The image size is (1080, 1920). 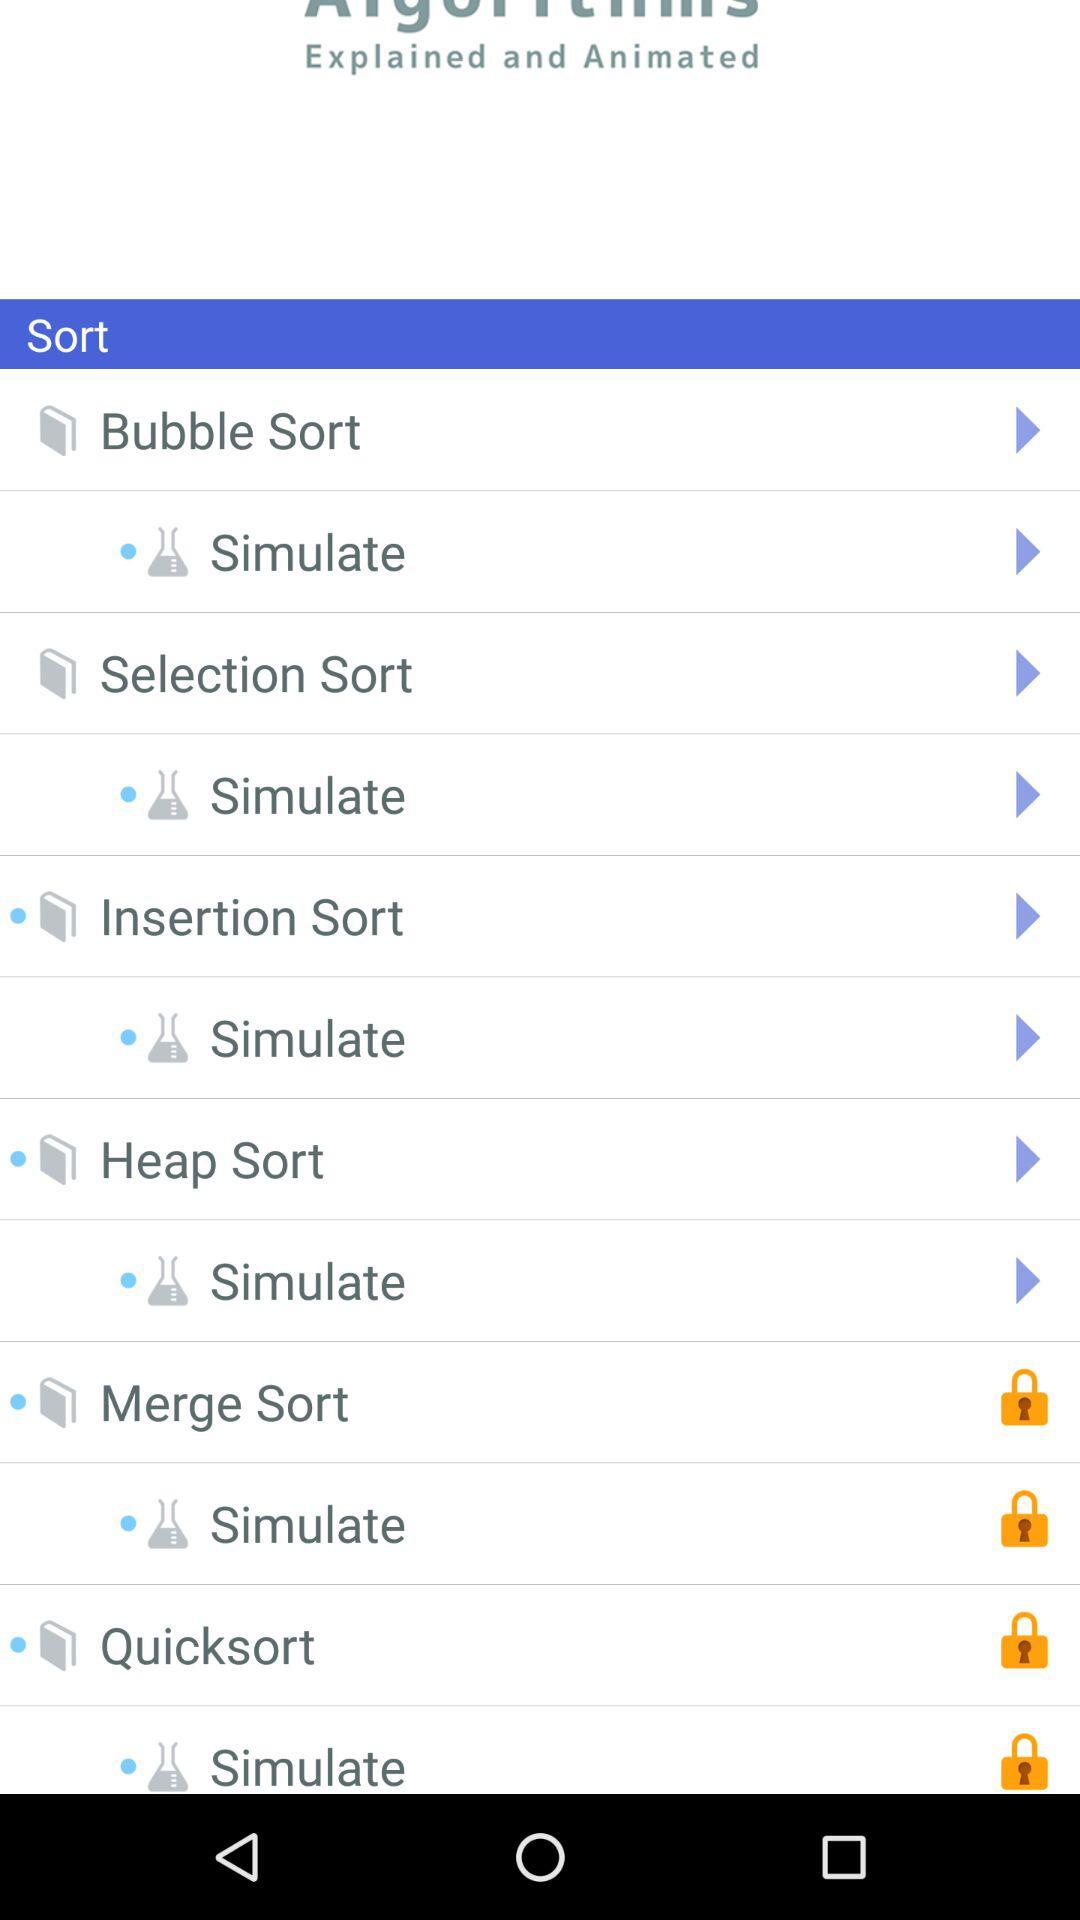 I want to click on icon below the sort item, so click(x=229, y=429).